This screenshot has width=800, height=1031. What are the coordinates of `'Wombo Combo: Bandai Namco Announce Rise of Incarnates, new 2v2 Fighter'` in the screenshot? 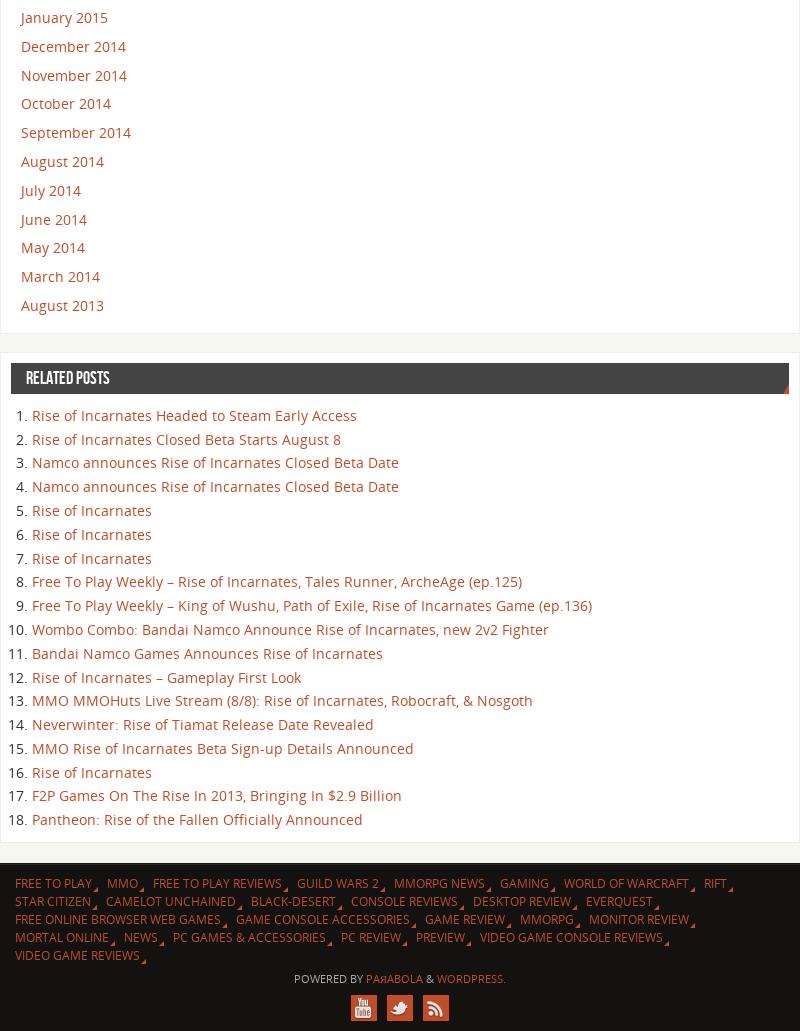 It's located at (290, 628).